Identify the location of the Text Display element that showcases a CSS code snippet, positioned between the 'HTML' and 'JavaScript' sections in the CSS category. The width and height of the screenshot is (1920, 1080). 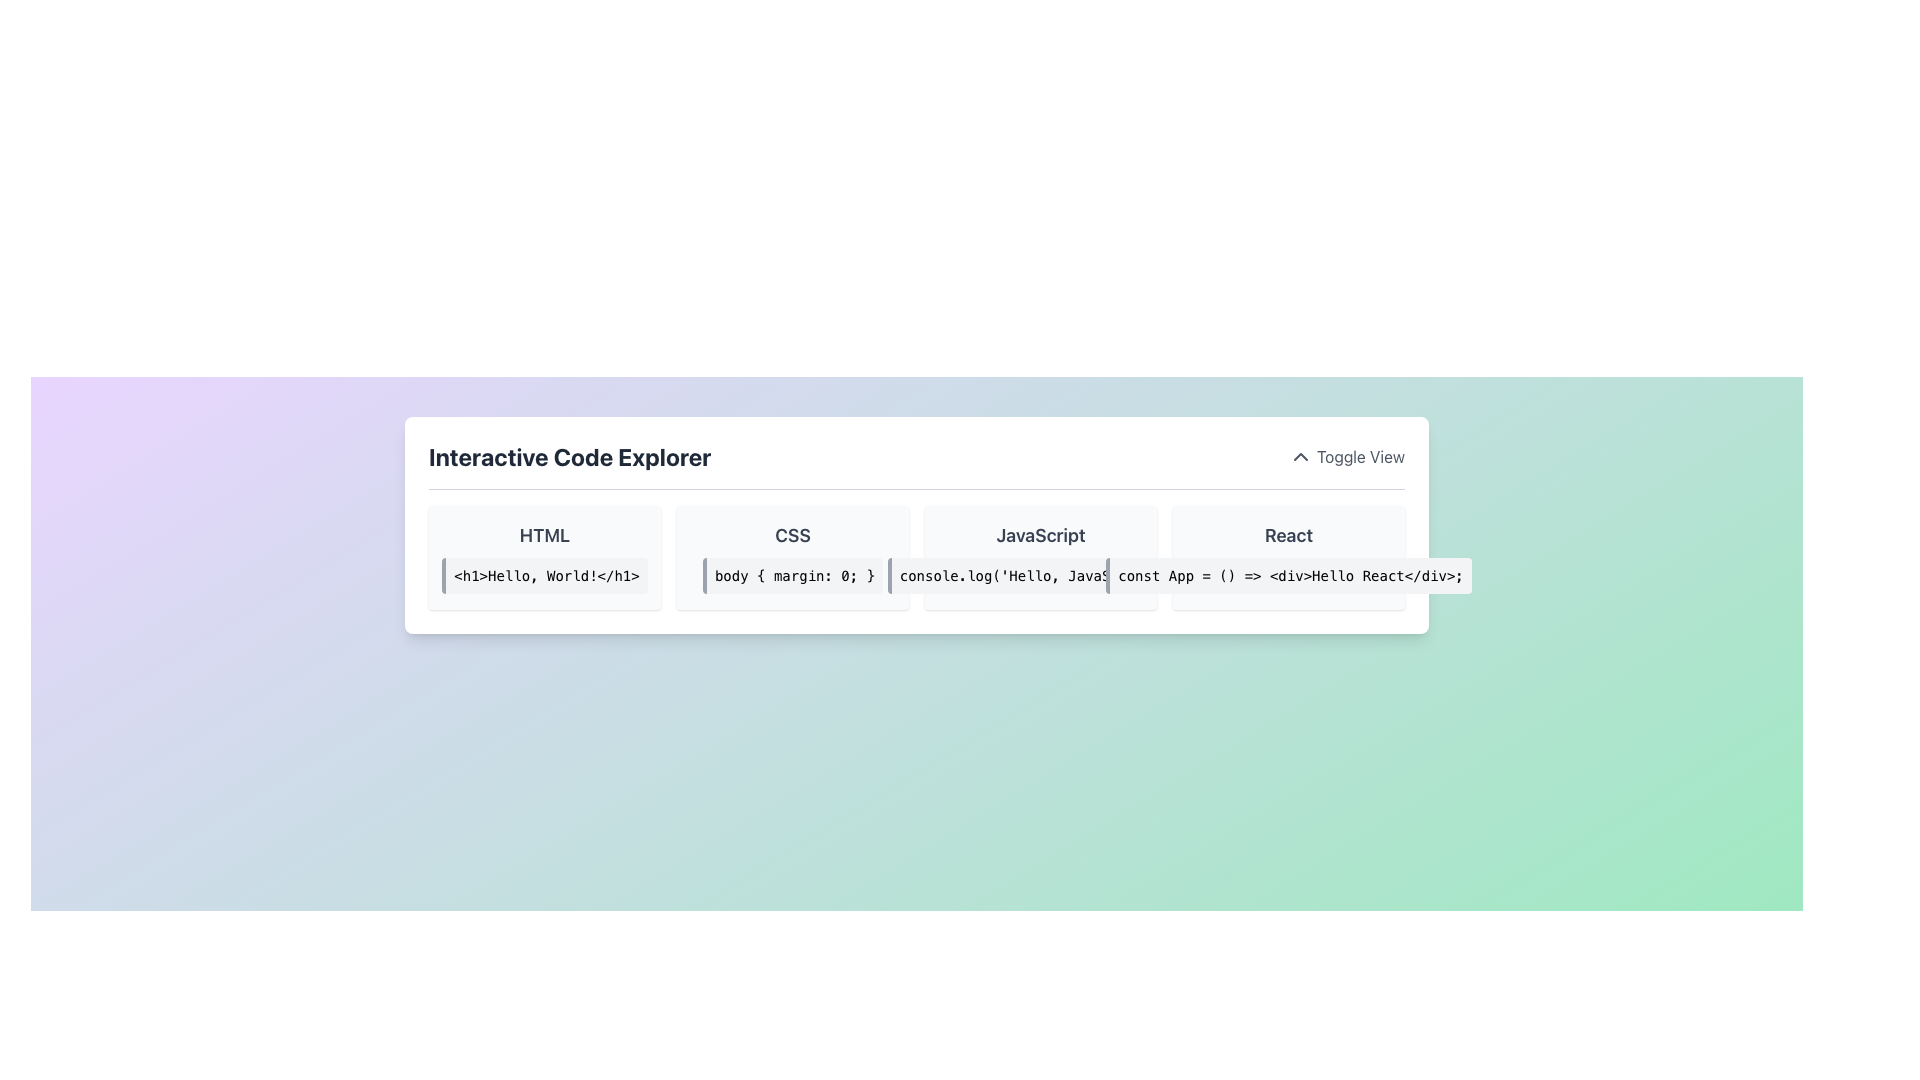
(794, 575).